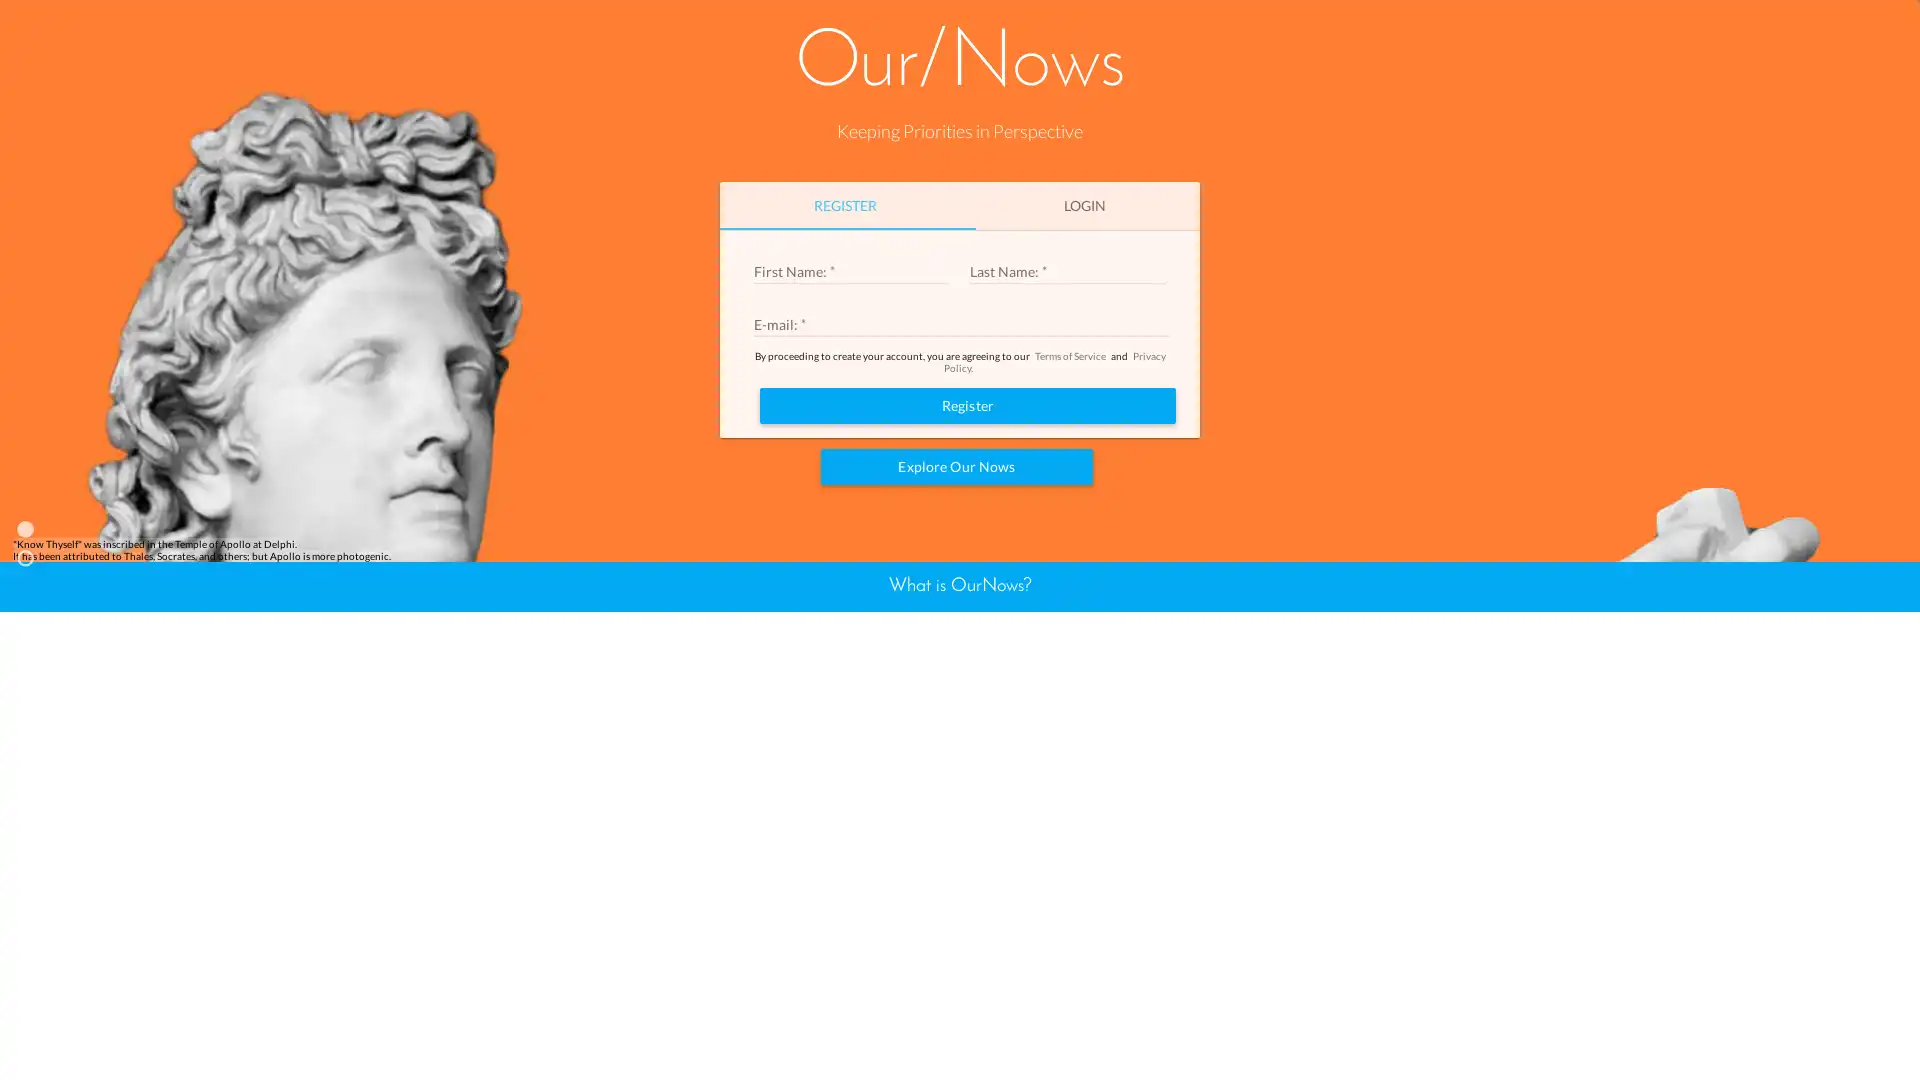 The height and width of the screenshot is (1080, 1920). I want to click on Register, so click(968, 640).